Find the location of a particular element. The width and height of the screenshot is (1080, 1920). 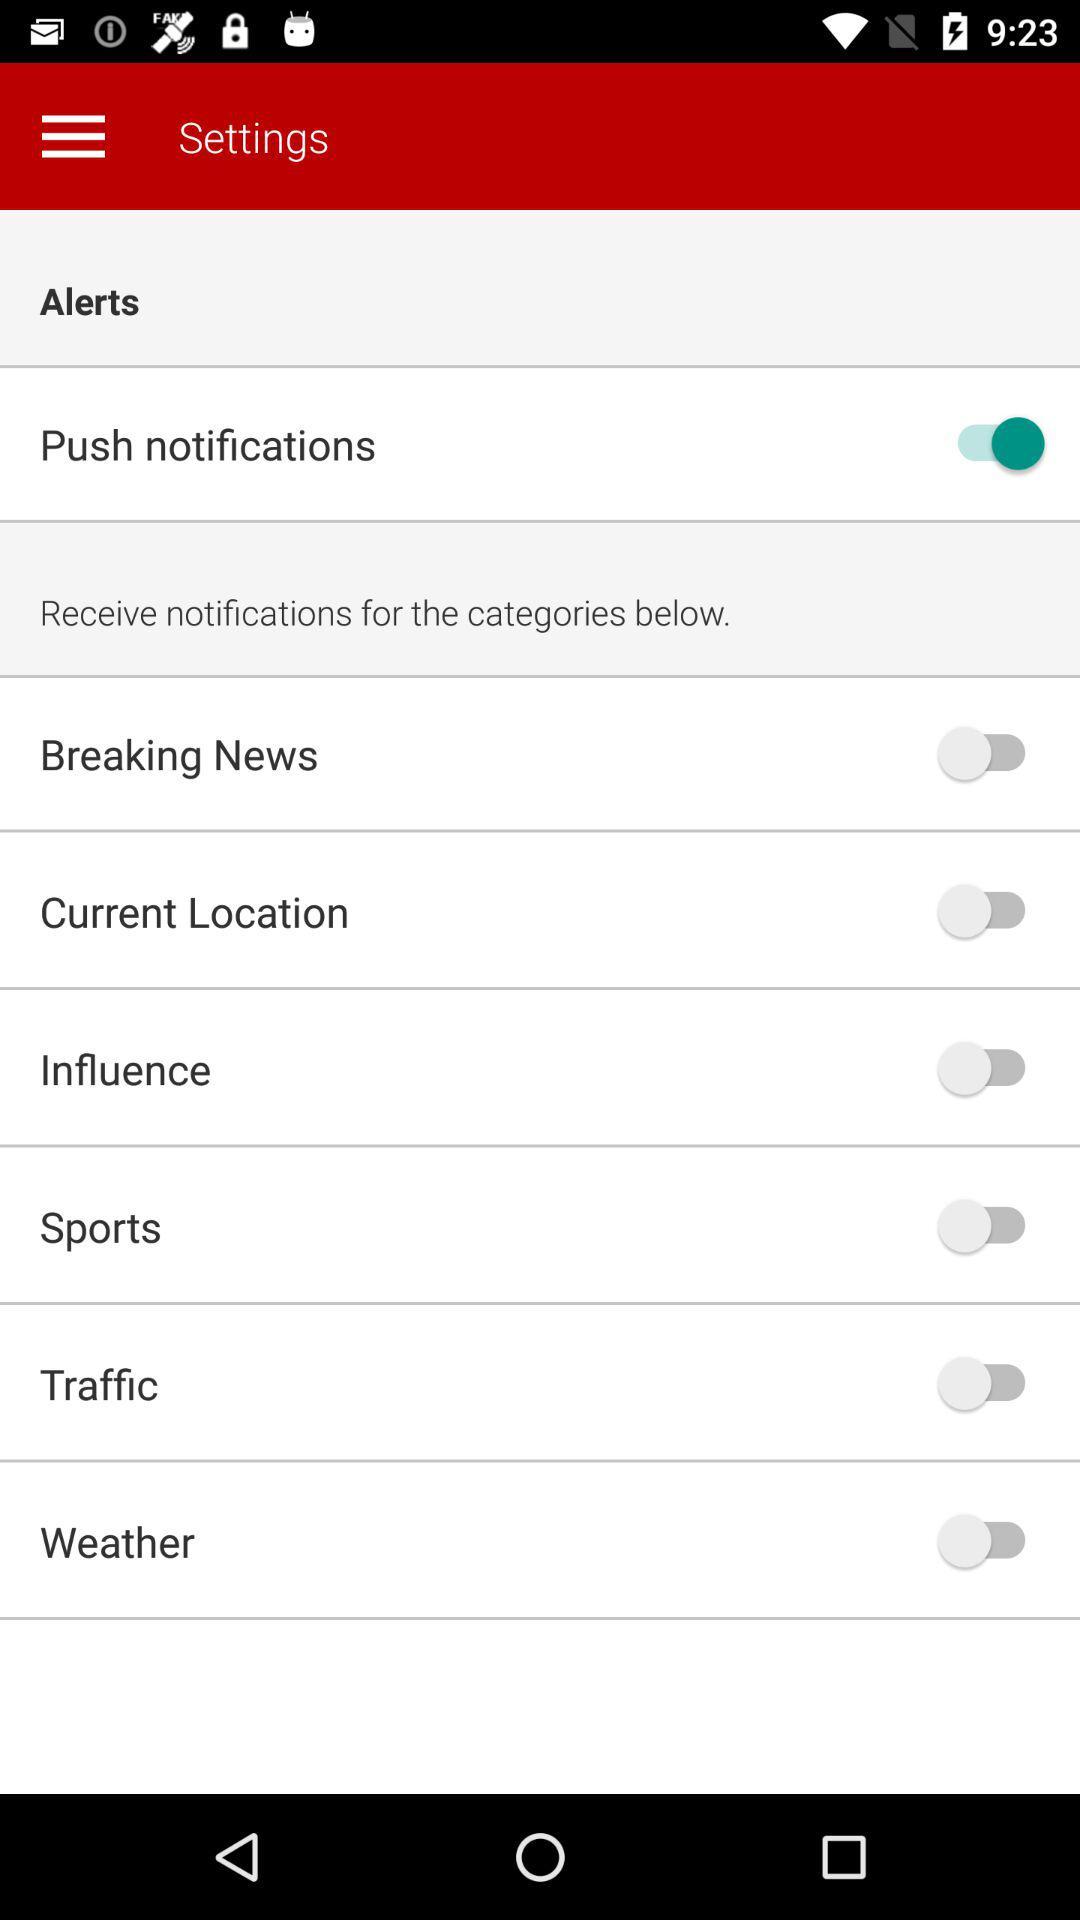

the menu icon is located at coordinates (72, 135).